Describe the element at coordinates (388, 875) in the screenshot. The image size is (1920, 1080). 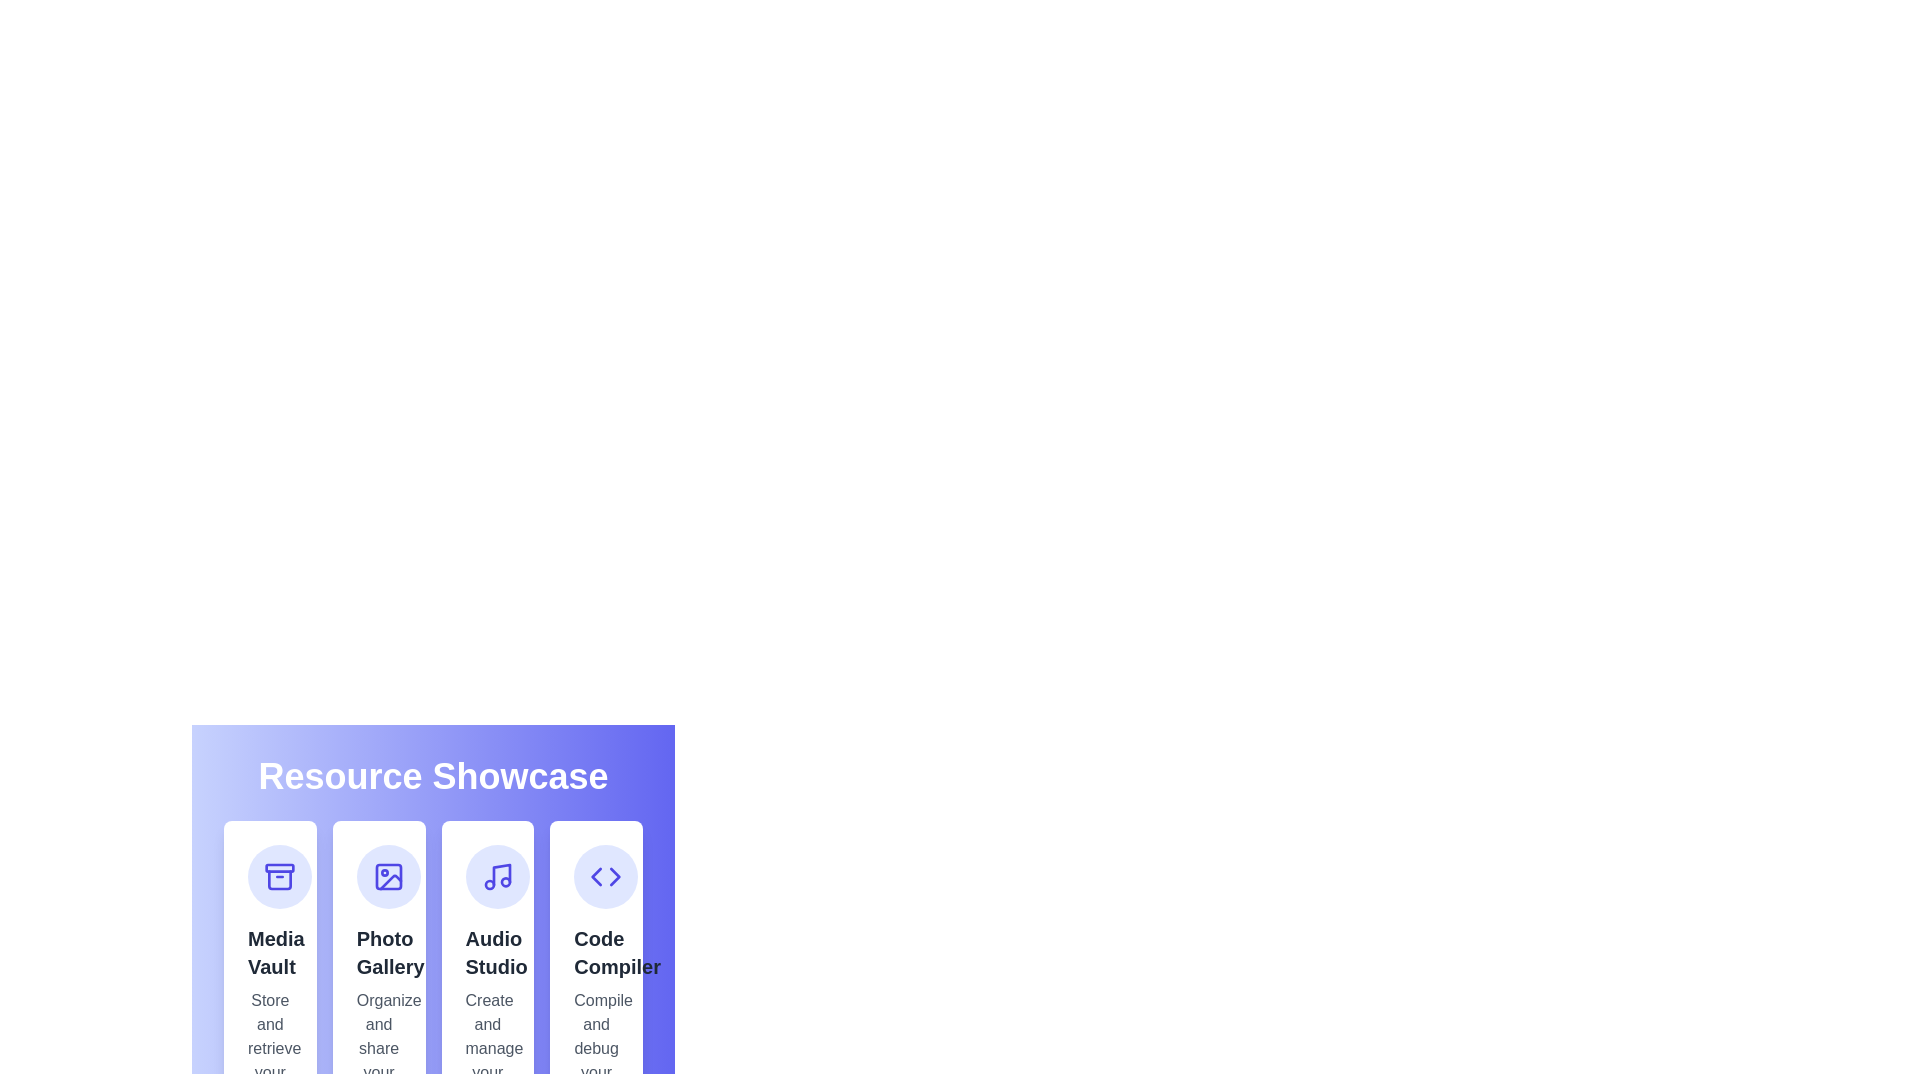
I see `the icon represented by the SVG rectangle with rounded corners located in the 'Photo Gallery' section under the 'Resource Showcase' heading to interact with it` at that location.